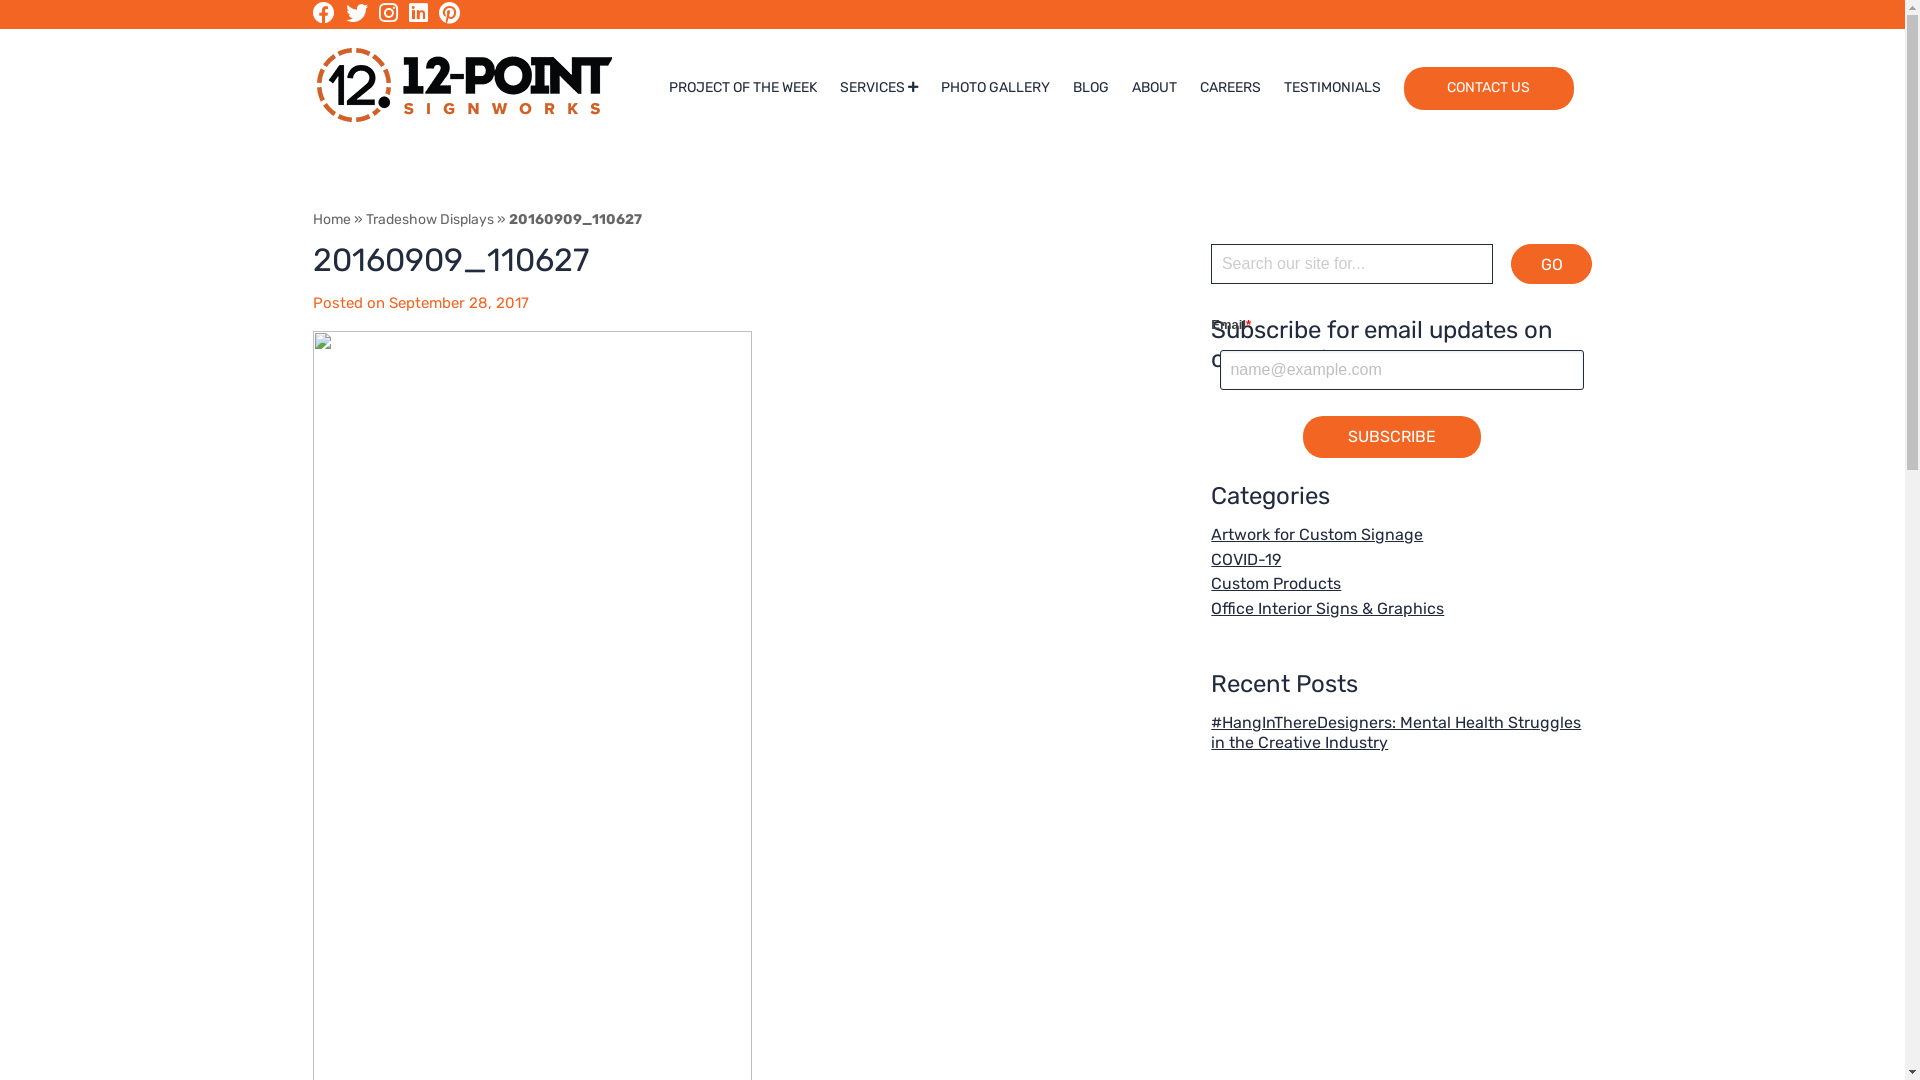 The image size is (1920, 1080). Describe the element at coordinates (1209, 583) in the screenshot. I see `'Custom Products'` at that location.